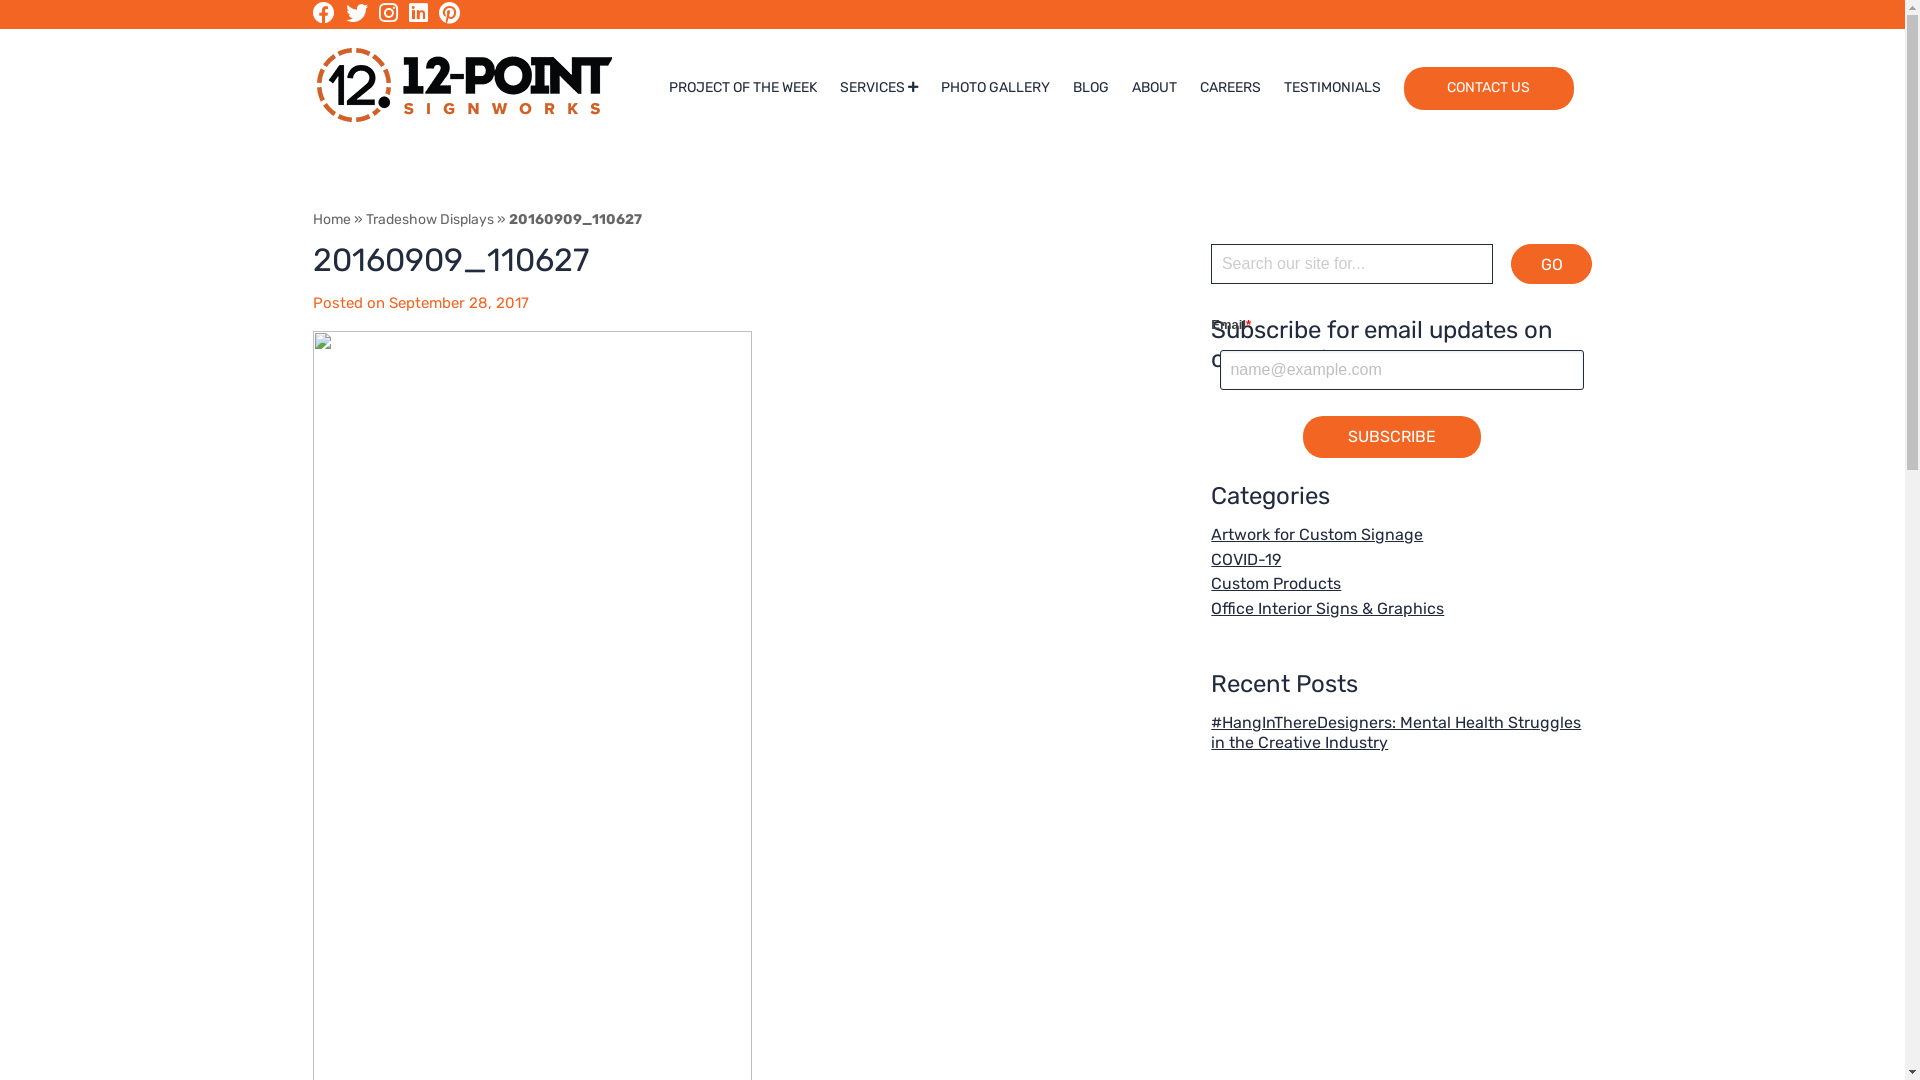 The image size is (1920, 1080). Describe the element at coordinates (1209, 583) in the screenshot. I see `'Custom Products'` at that location.